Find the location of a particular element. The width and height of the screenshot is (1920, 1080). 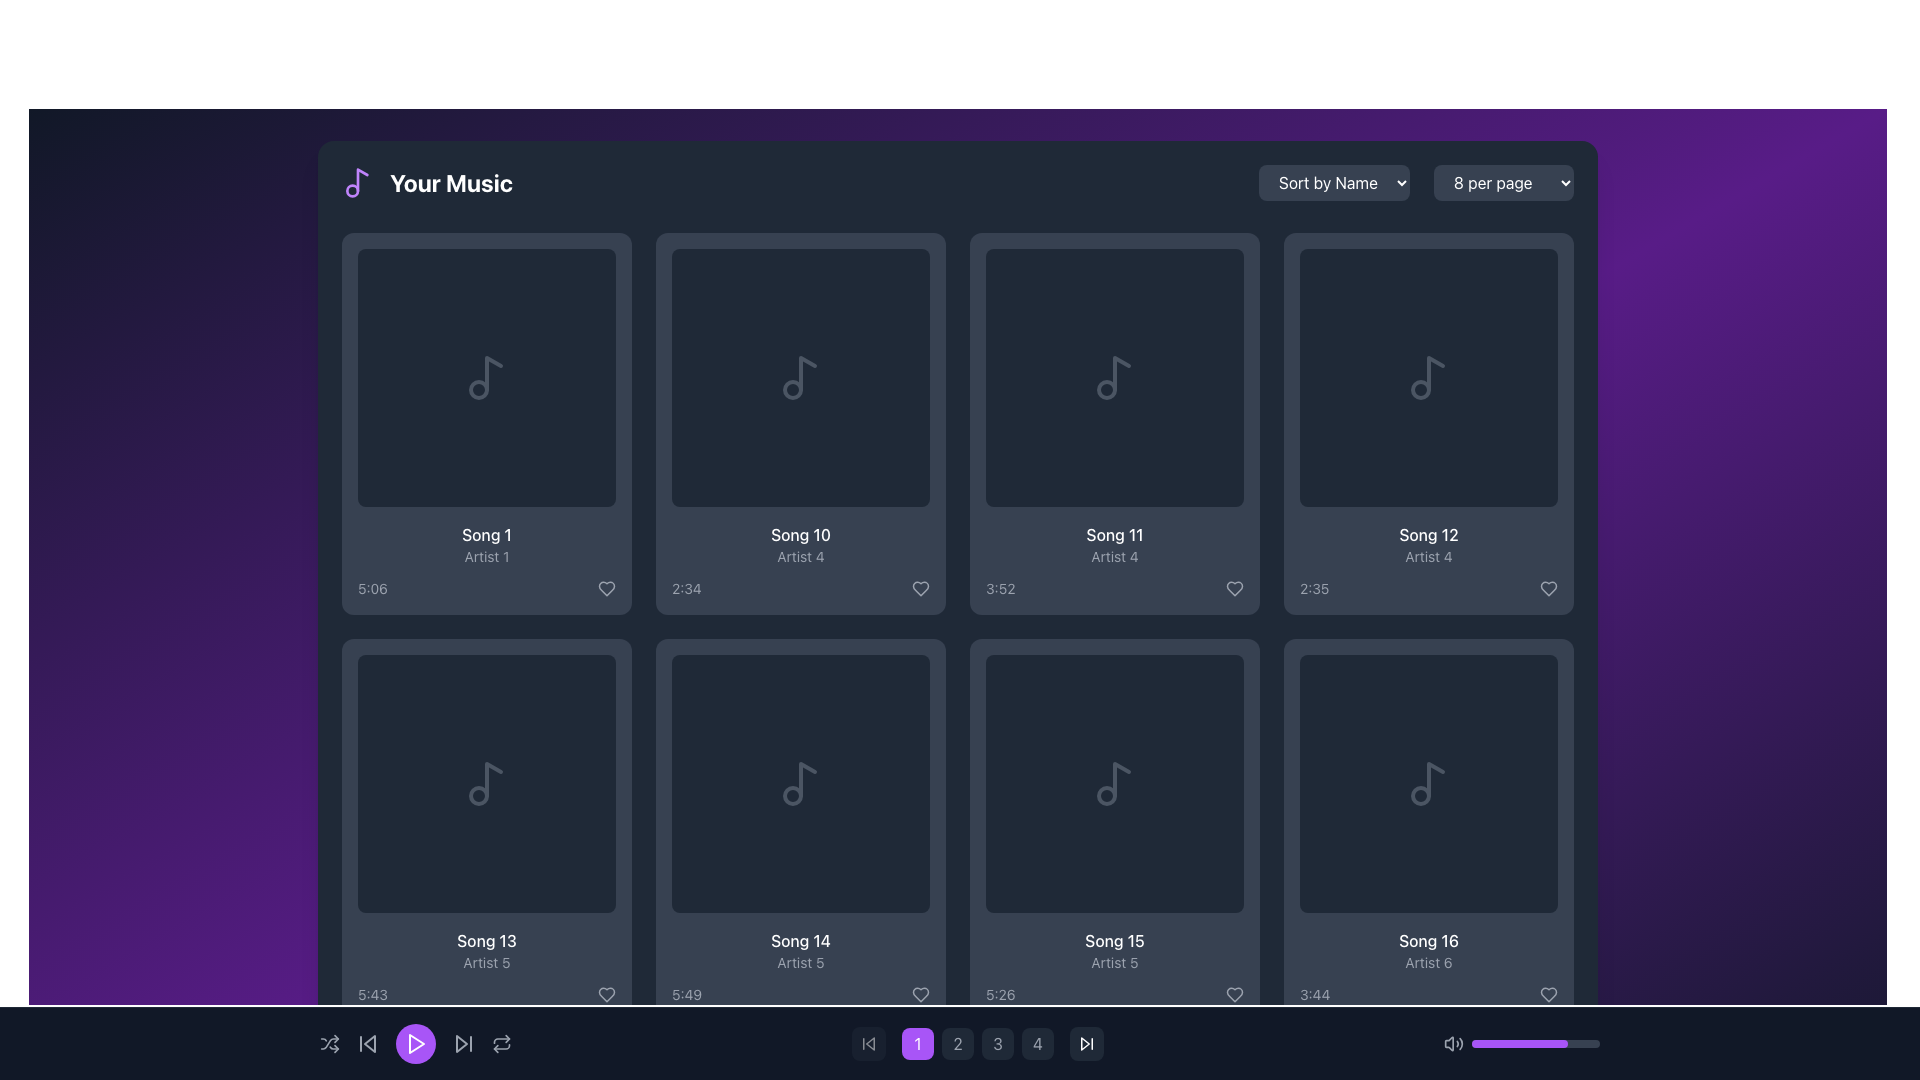

the forward skip button located at the bottom-center of the media playback controls to skip forward to the next media item is located at coordinates (1085, 1043).